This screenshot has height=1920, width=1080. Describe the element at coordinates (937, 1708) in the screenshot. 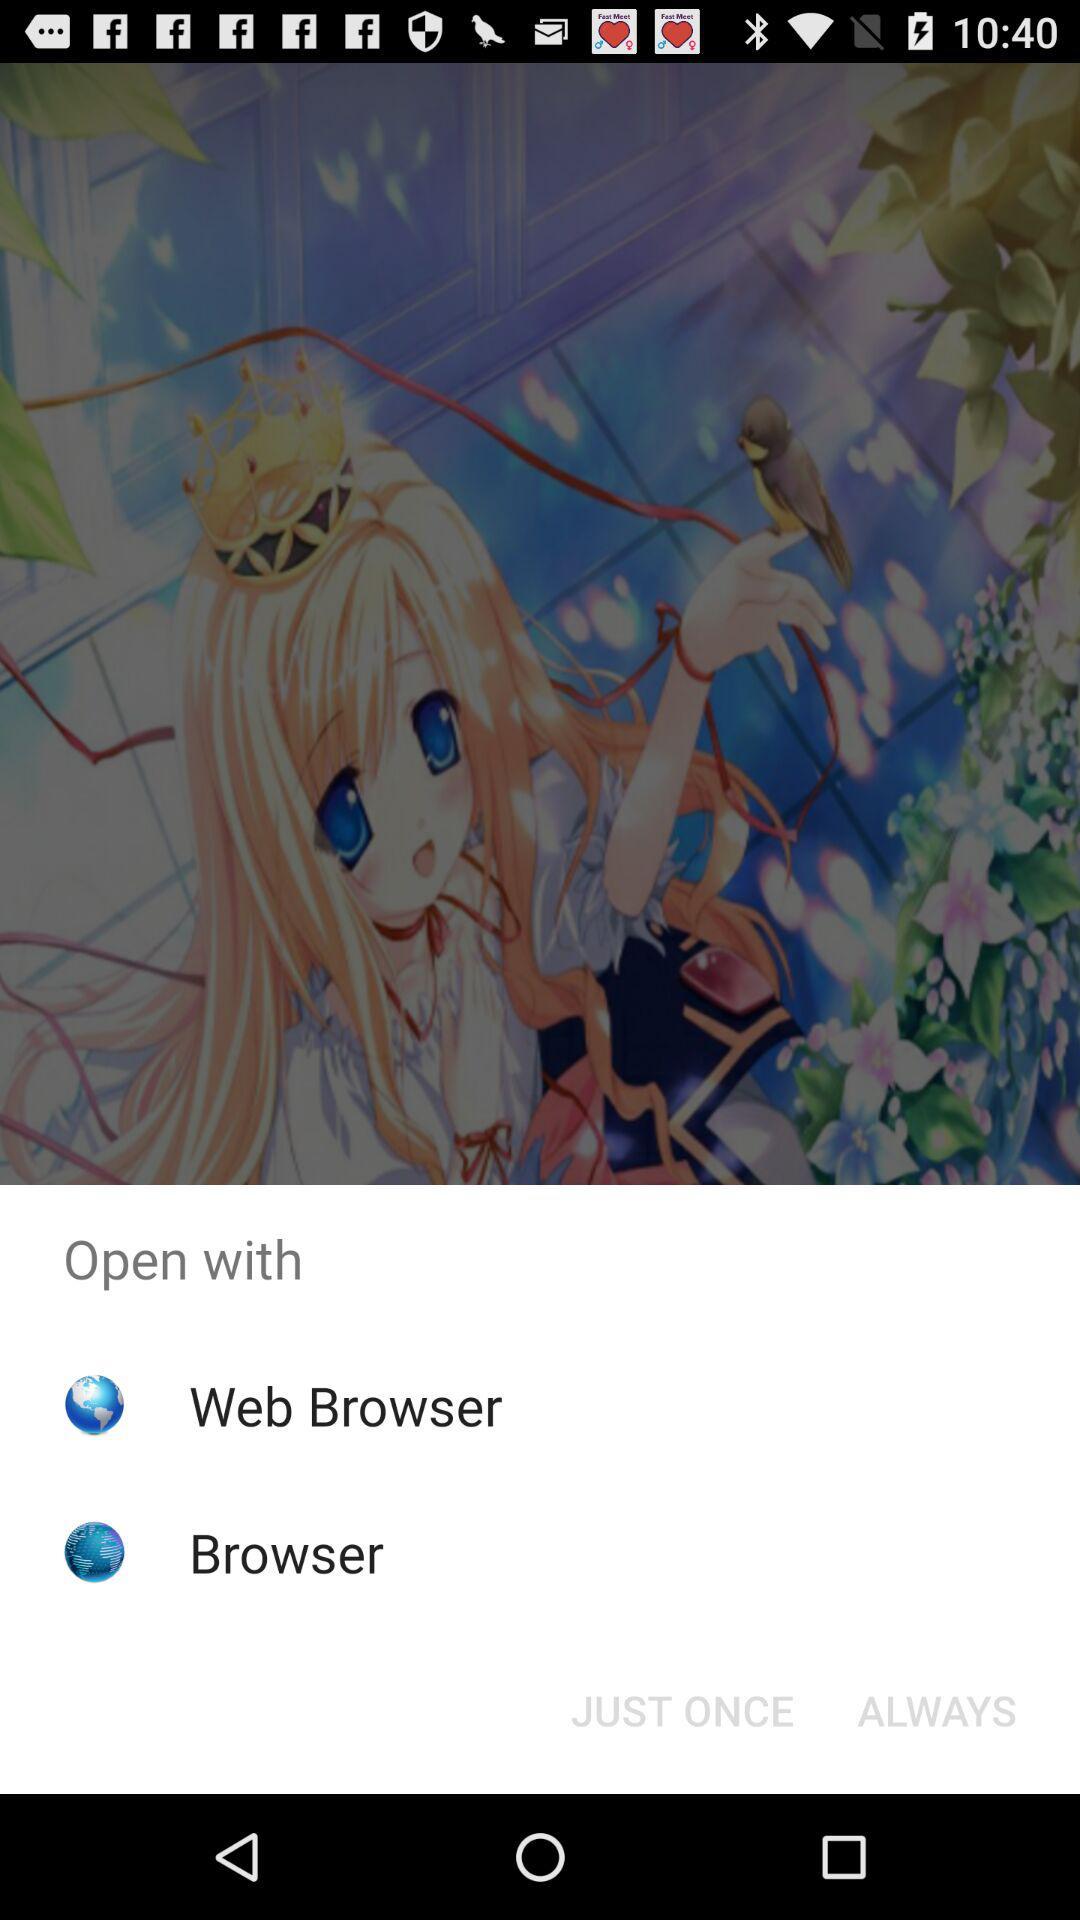

I see `item below open with app` at that location.